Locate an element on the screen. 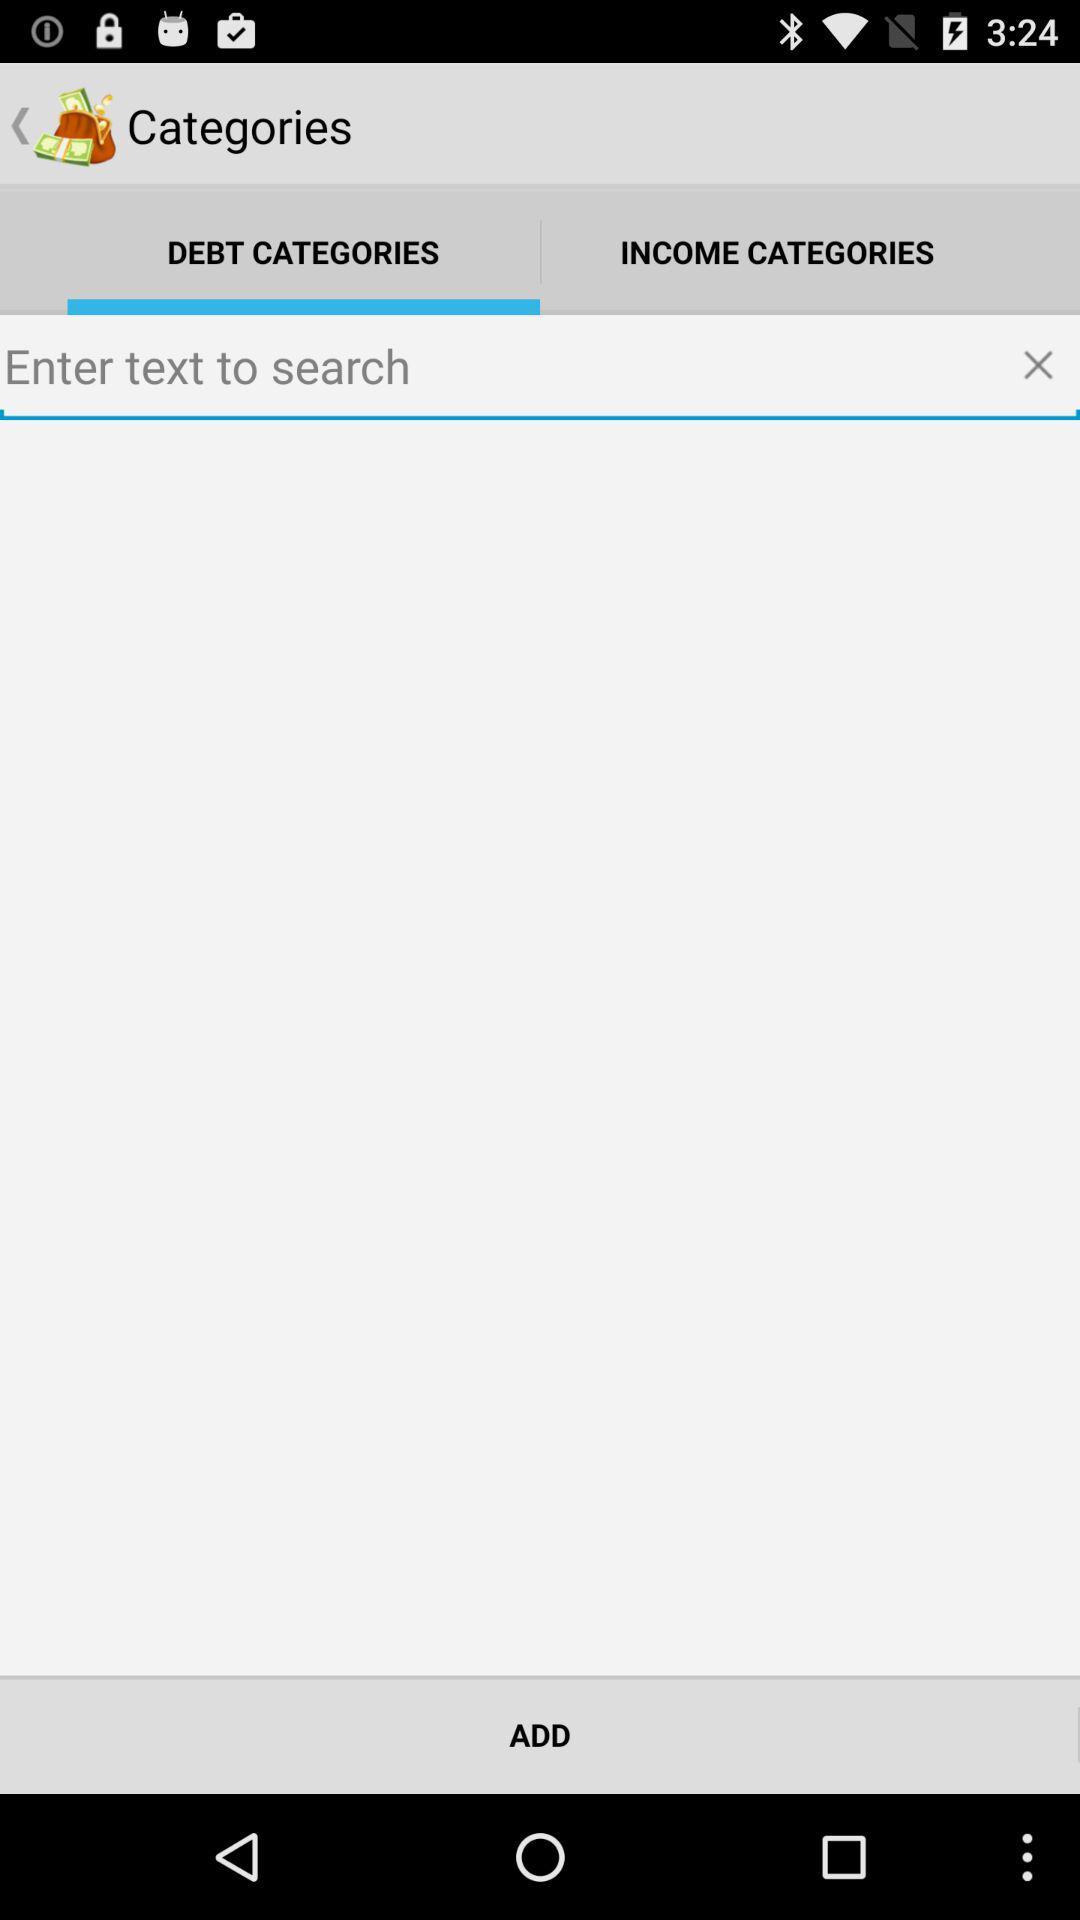 The width and height of the screenshot is (1080, 1920). the add button is located at coordinates (540, 1733).